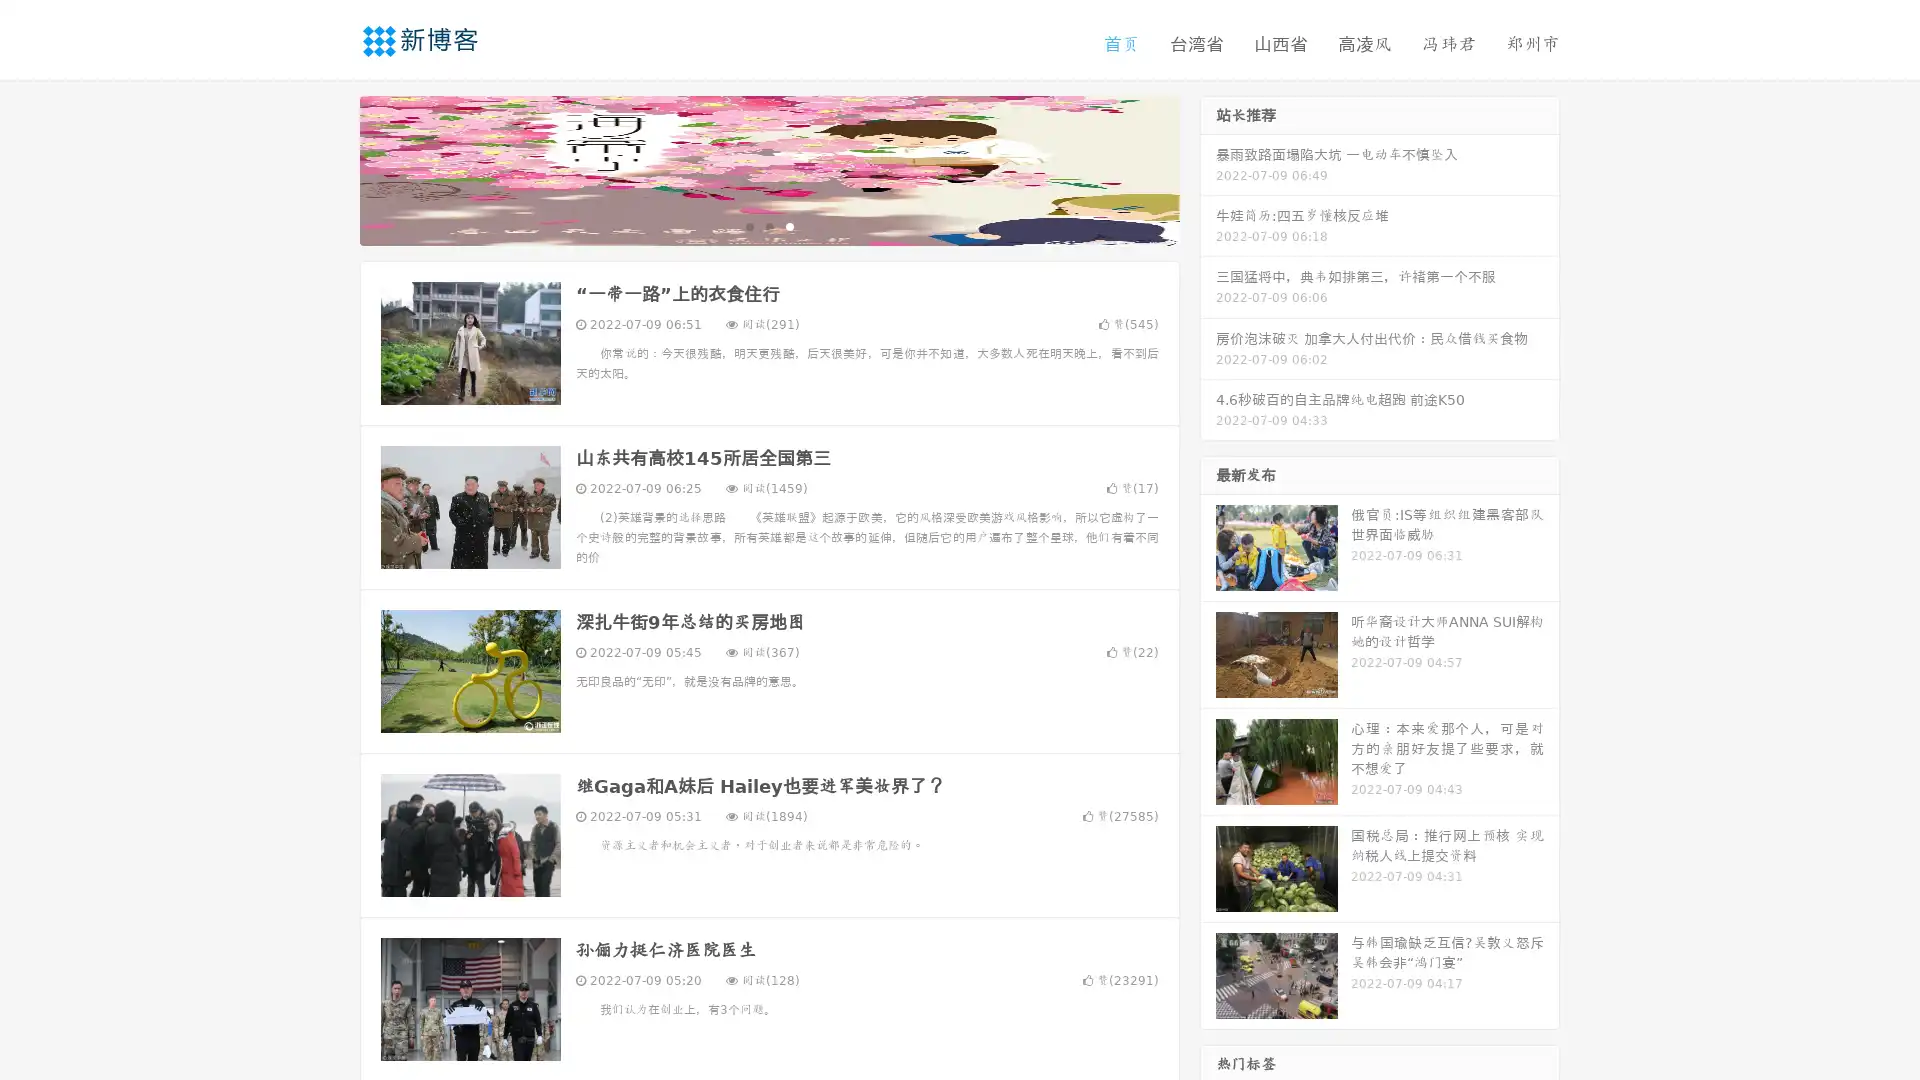 The width and height of the screenshot is (1920, 1080). What do you see at coordinates (789, 225) in the screenshot?
I see `Go to slide 3` at bounding box center [789, 225].